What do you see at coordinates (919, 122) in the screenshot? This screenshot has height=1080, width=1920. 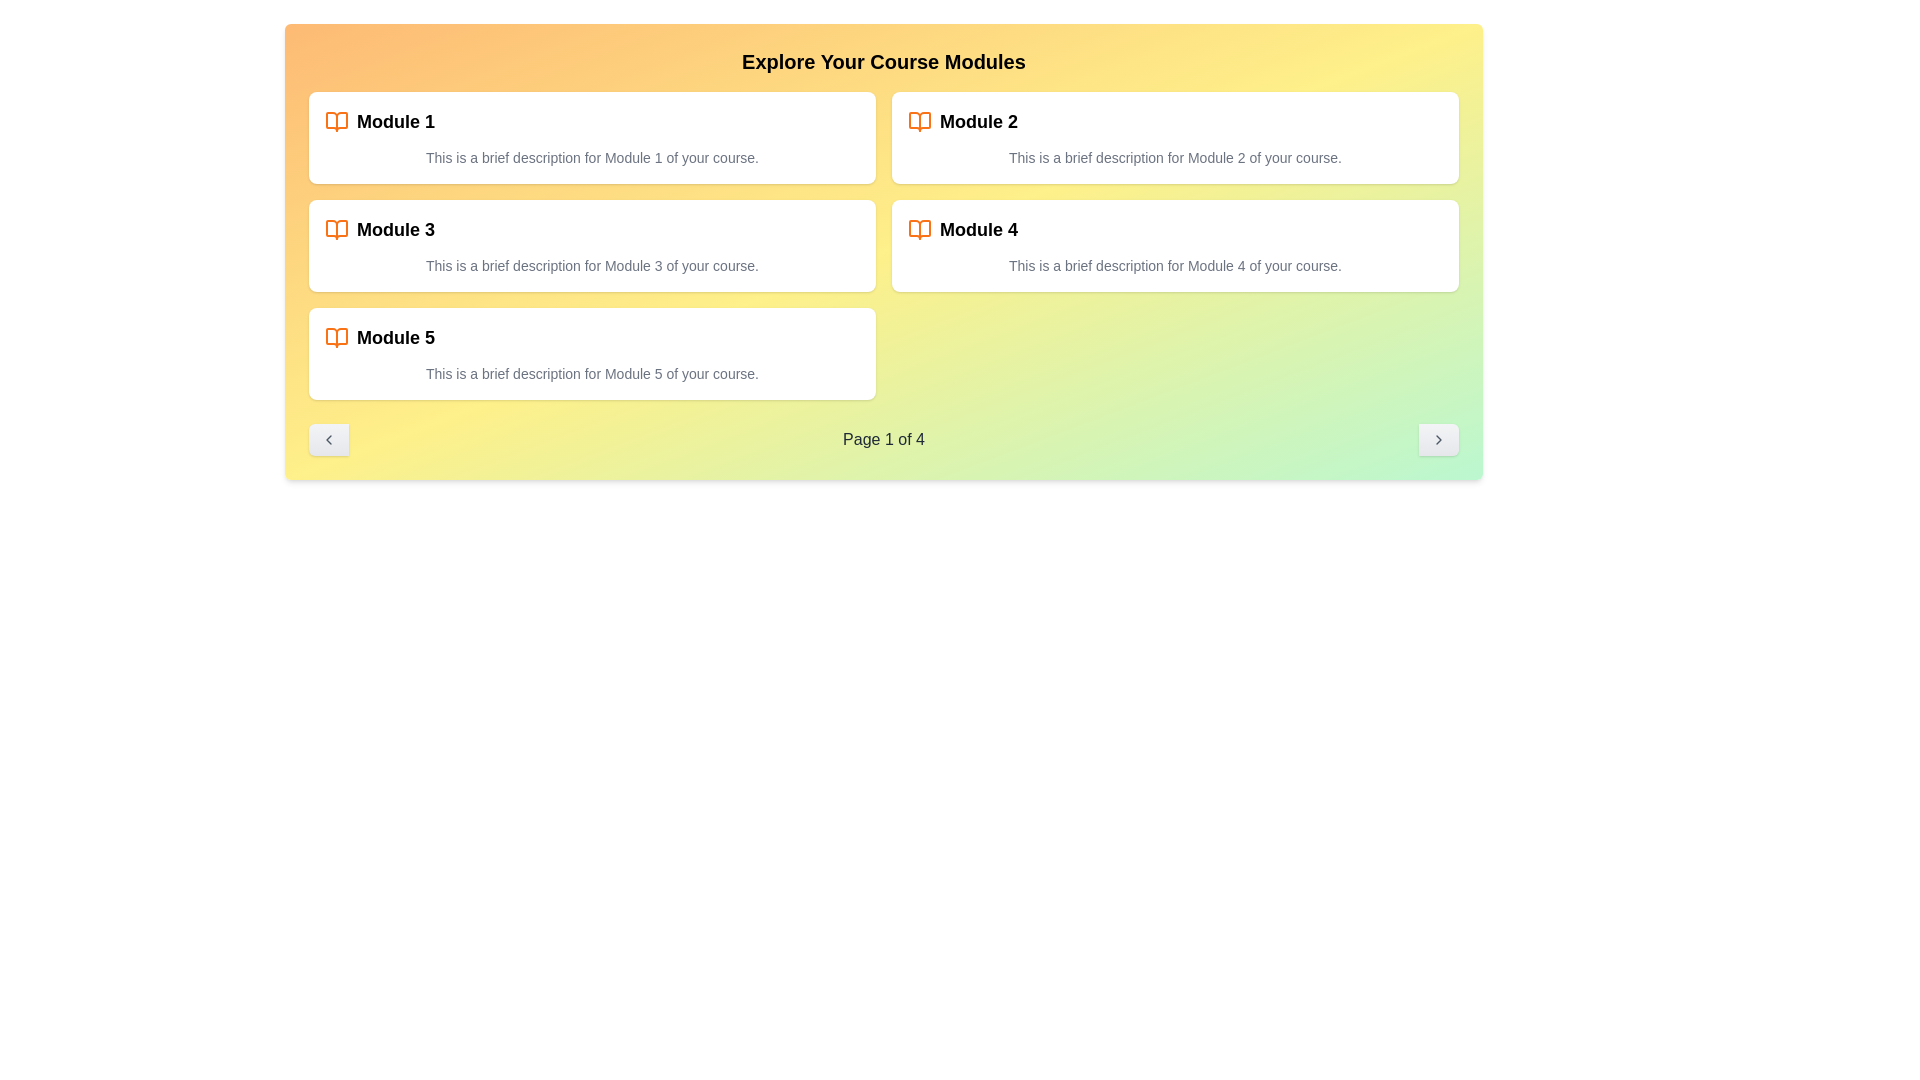 I see `the orange-colored open book icon located on the right side in the second row of modules, positioned before the heading 'Module 2'` at bounding box center [919, 122].